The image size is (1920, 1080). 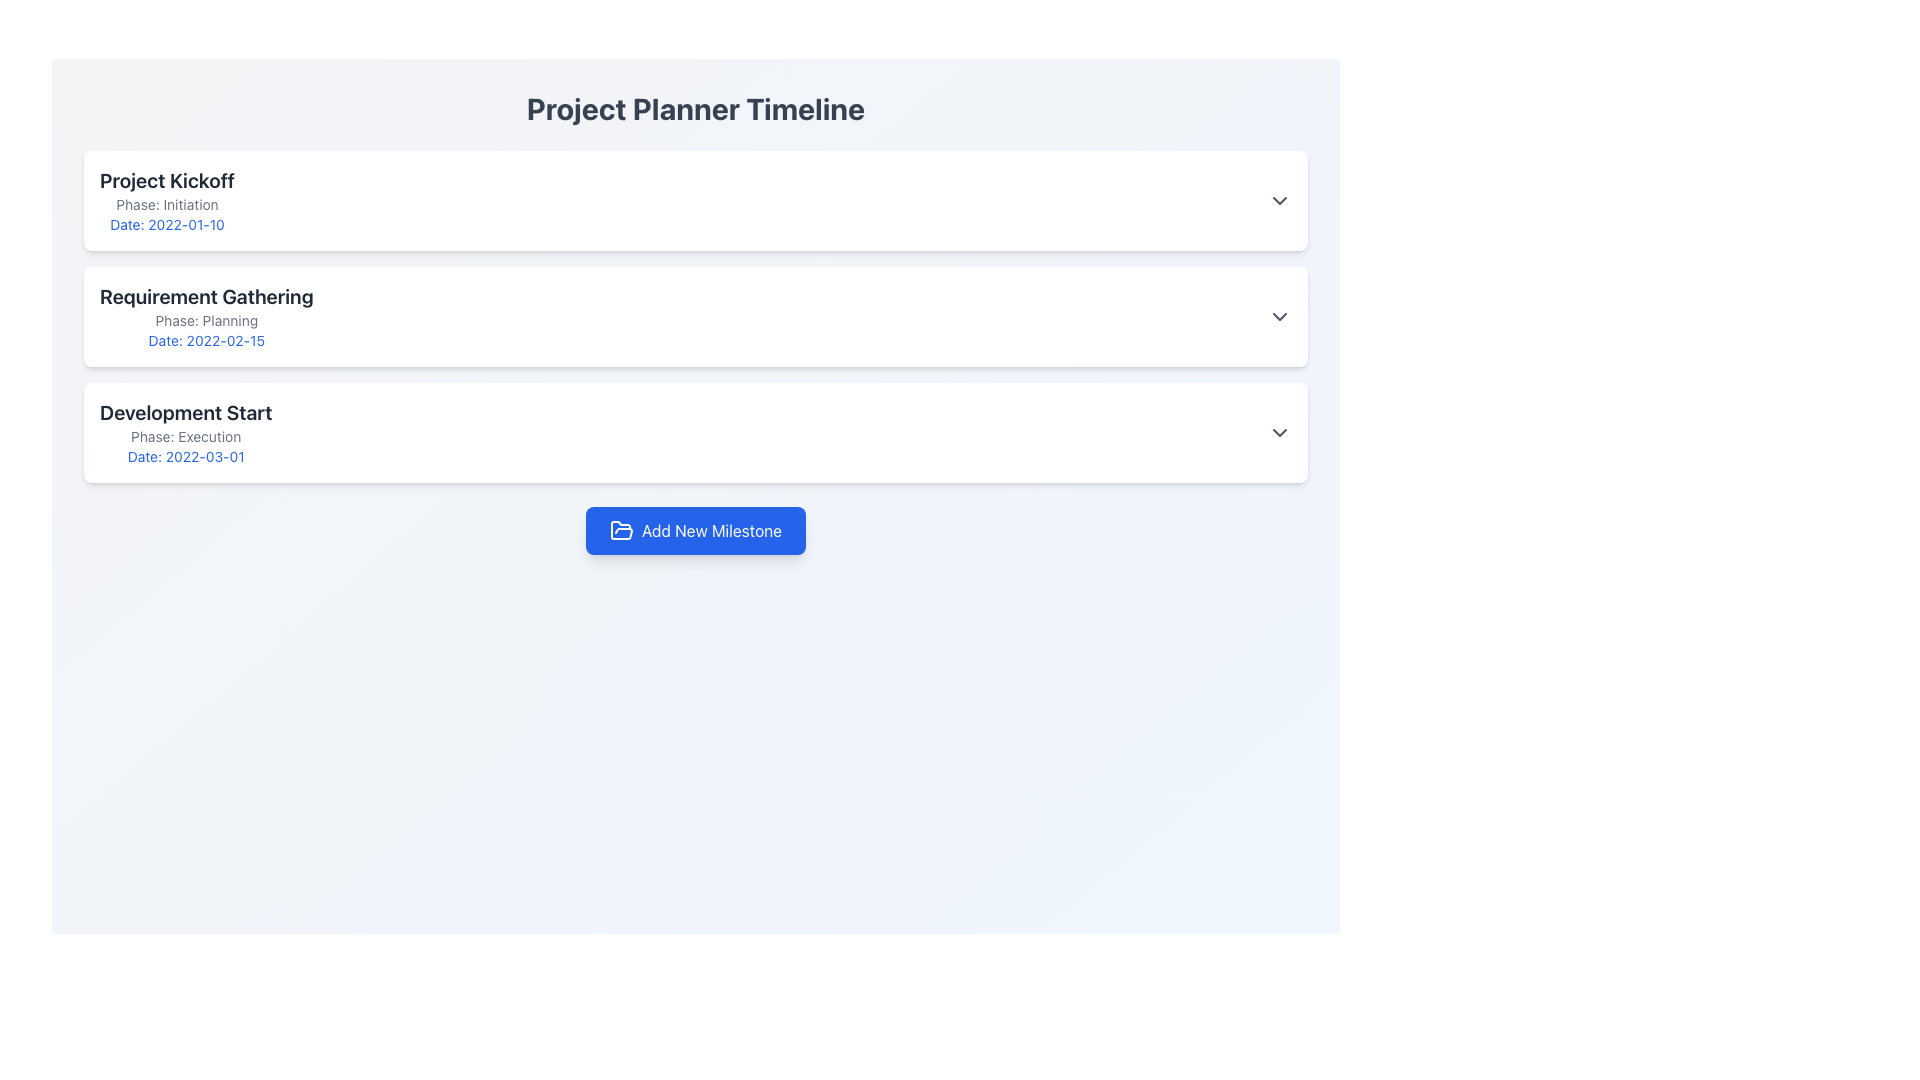 What do you see at coordinates (696, 431) in the screenshot?
I see `summary of the third milestone in the project timeline, located between 'Requirement Gathering' and 'Add New Milestone'` at bounding box center [696, 431].